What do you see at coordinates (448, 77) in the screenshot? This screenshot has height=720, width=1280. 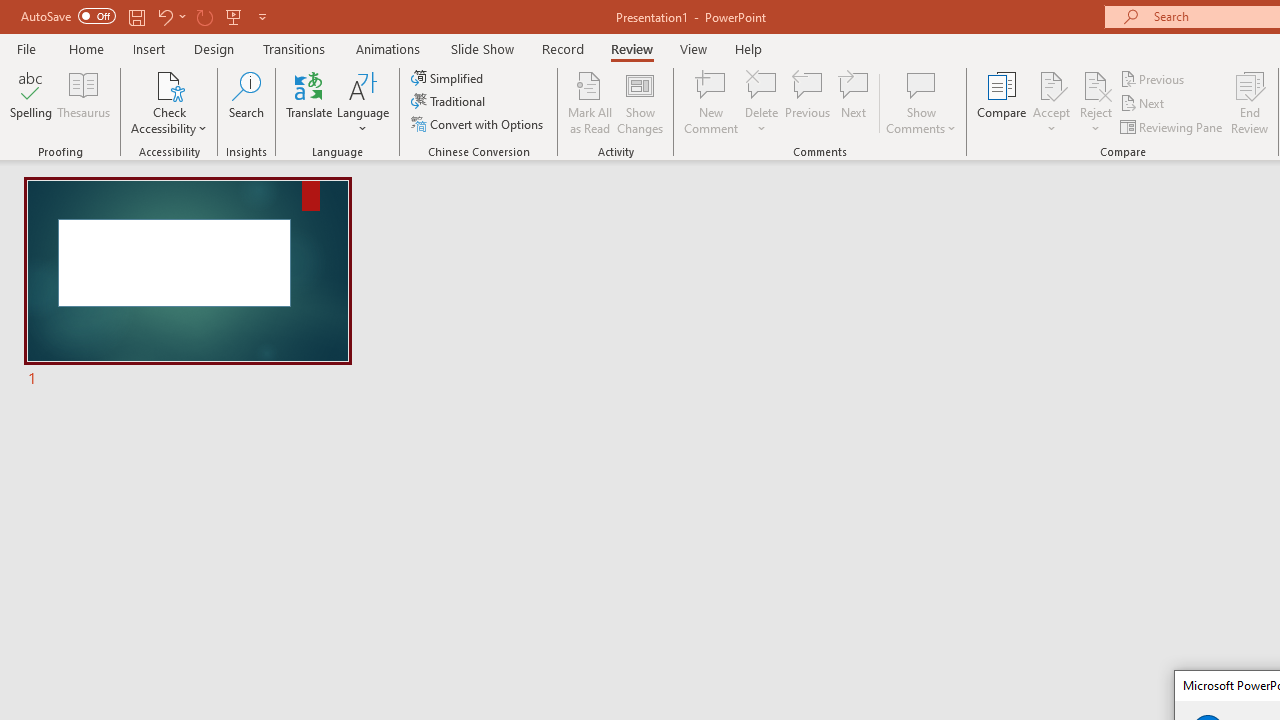 I see `'Simplified'` at bounding box center [448, 77].